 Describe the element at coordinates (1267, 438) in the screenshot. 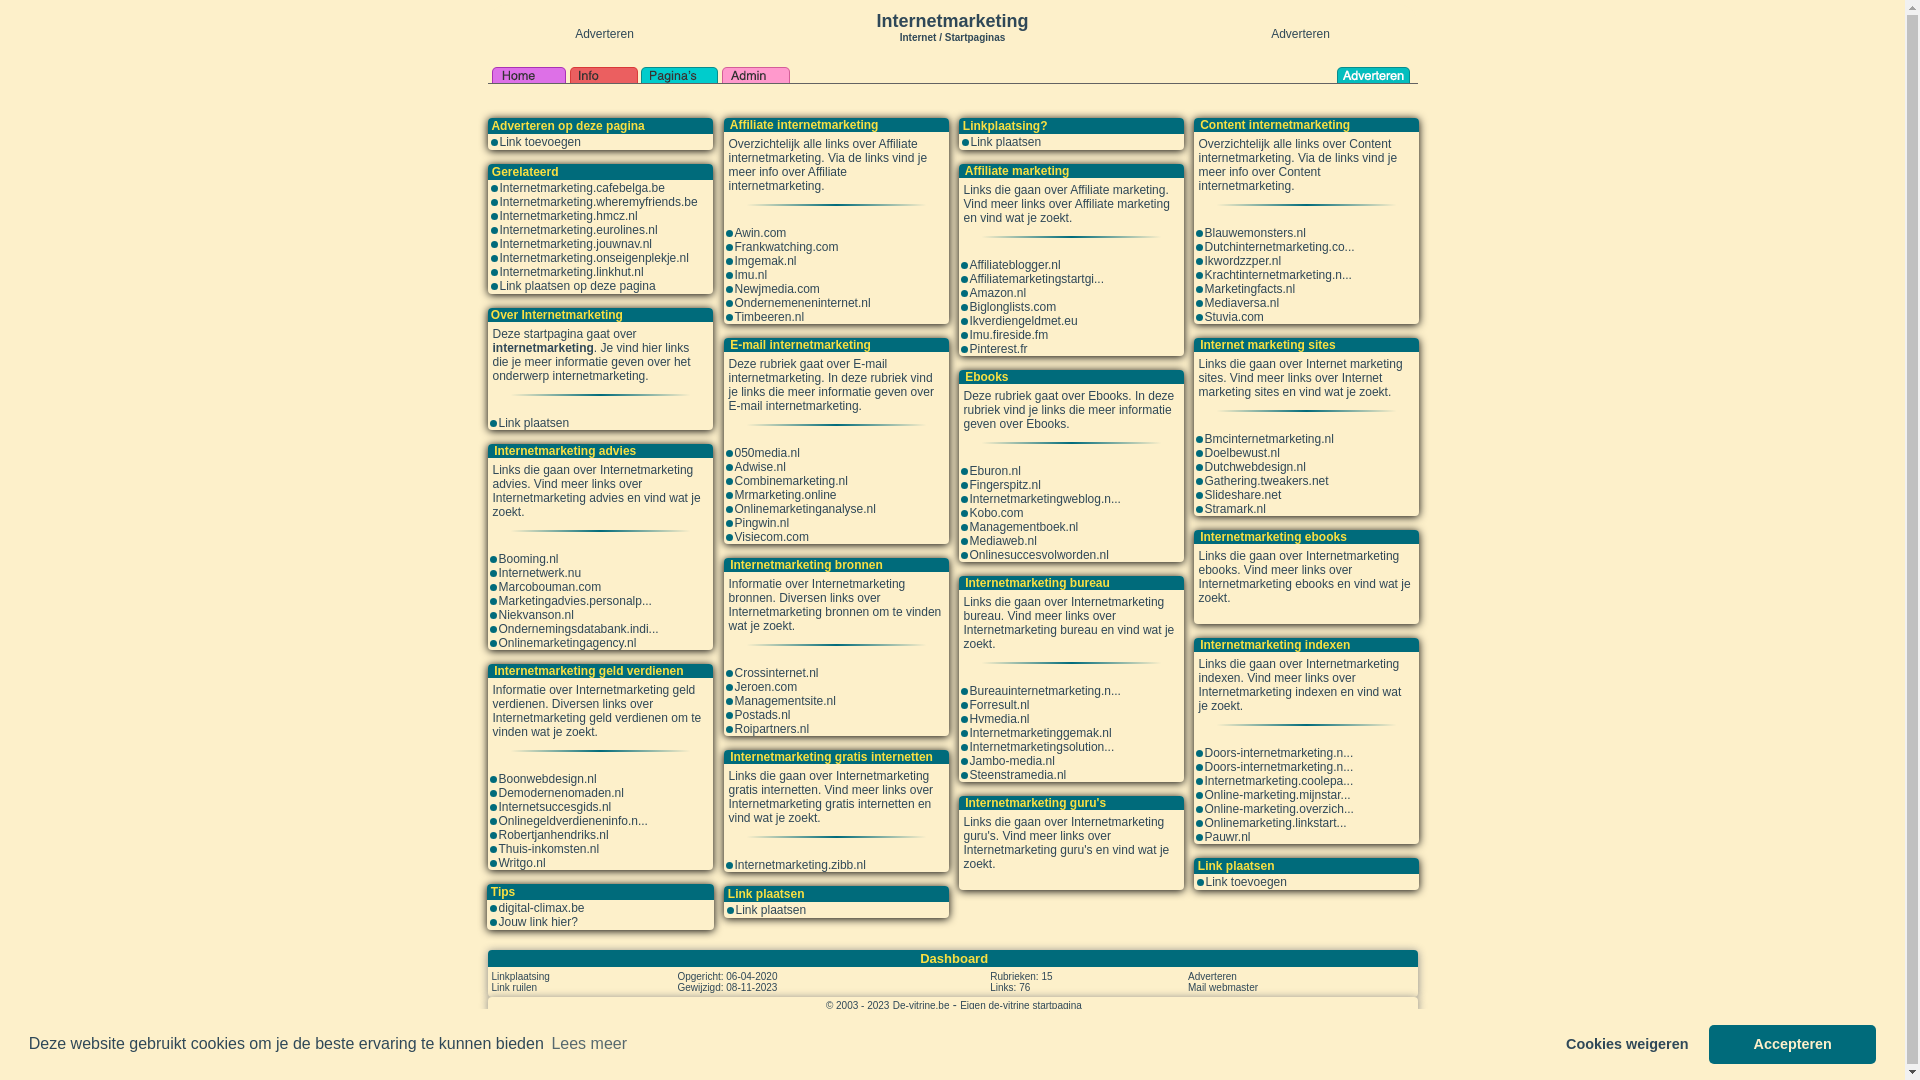

I see `'Bmcinternetmarketing.nl'` at that location.